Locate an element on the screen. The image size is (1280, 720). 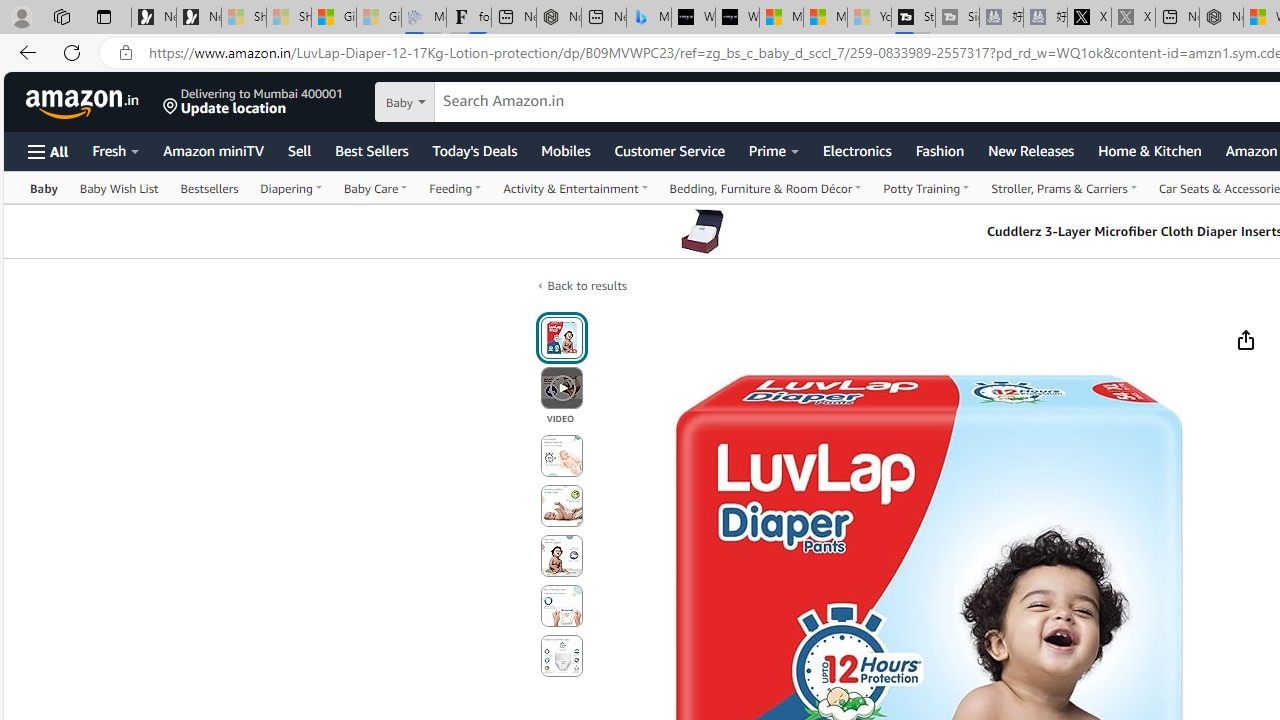
'Back to results' is located at coordinates (585, 285).